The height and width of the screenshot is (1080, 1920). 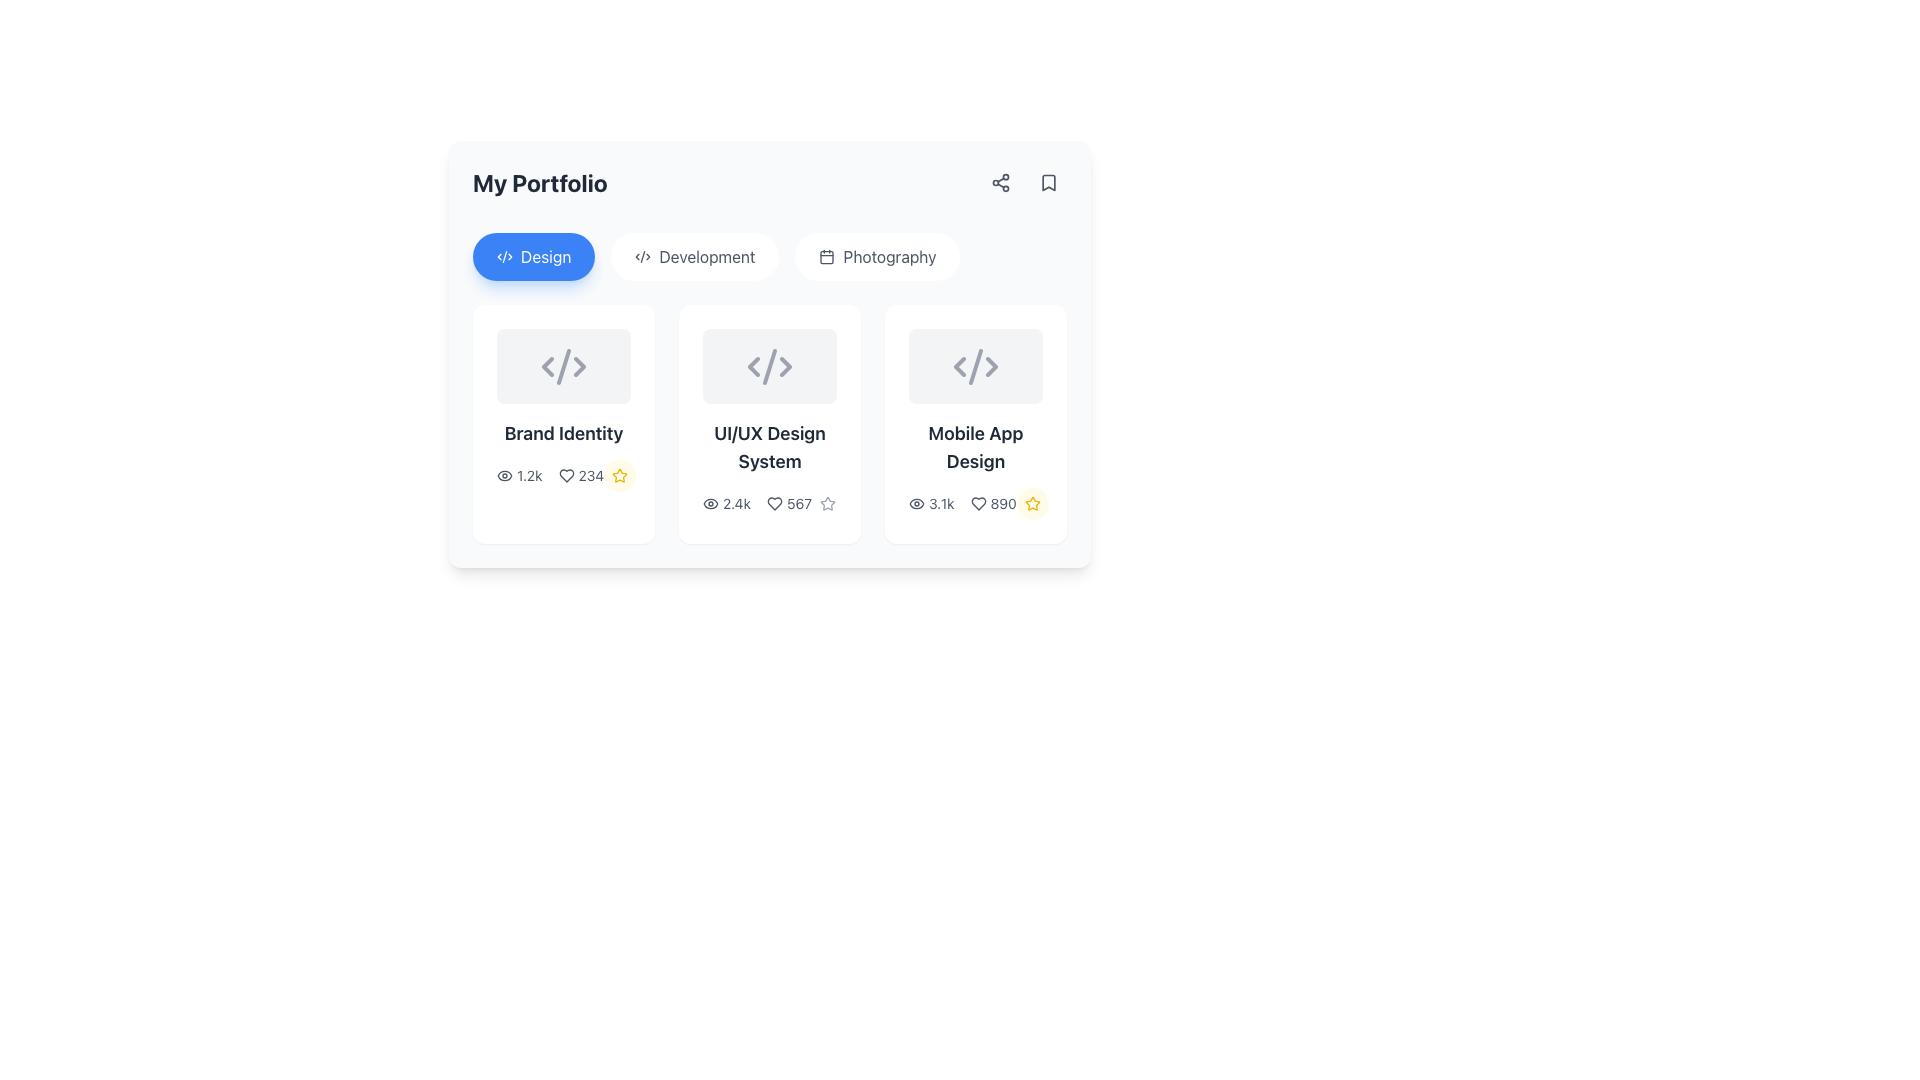 I want to click on the 'Development' button, so click(x=695, y=256).